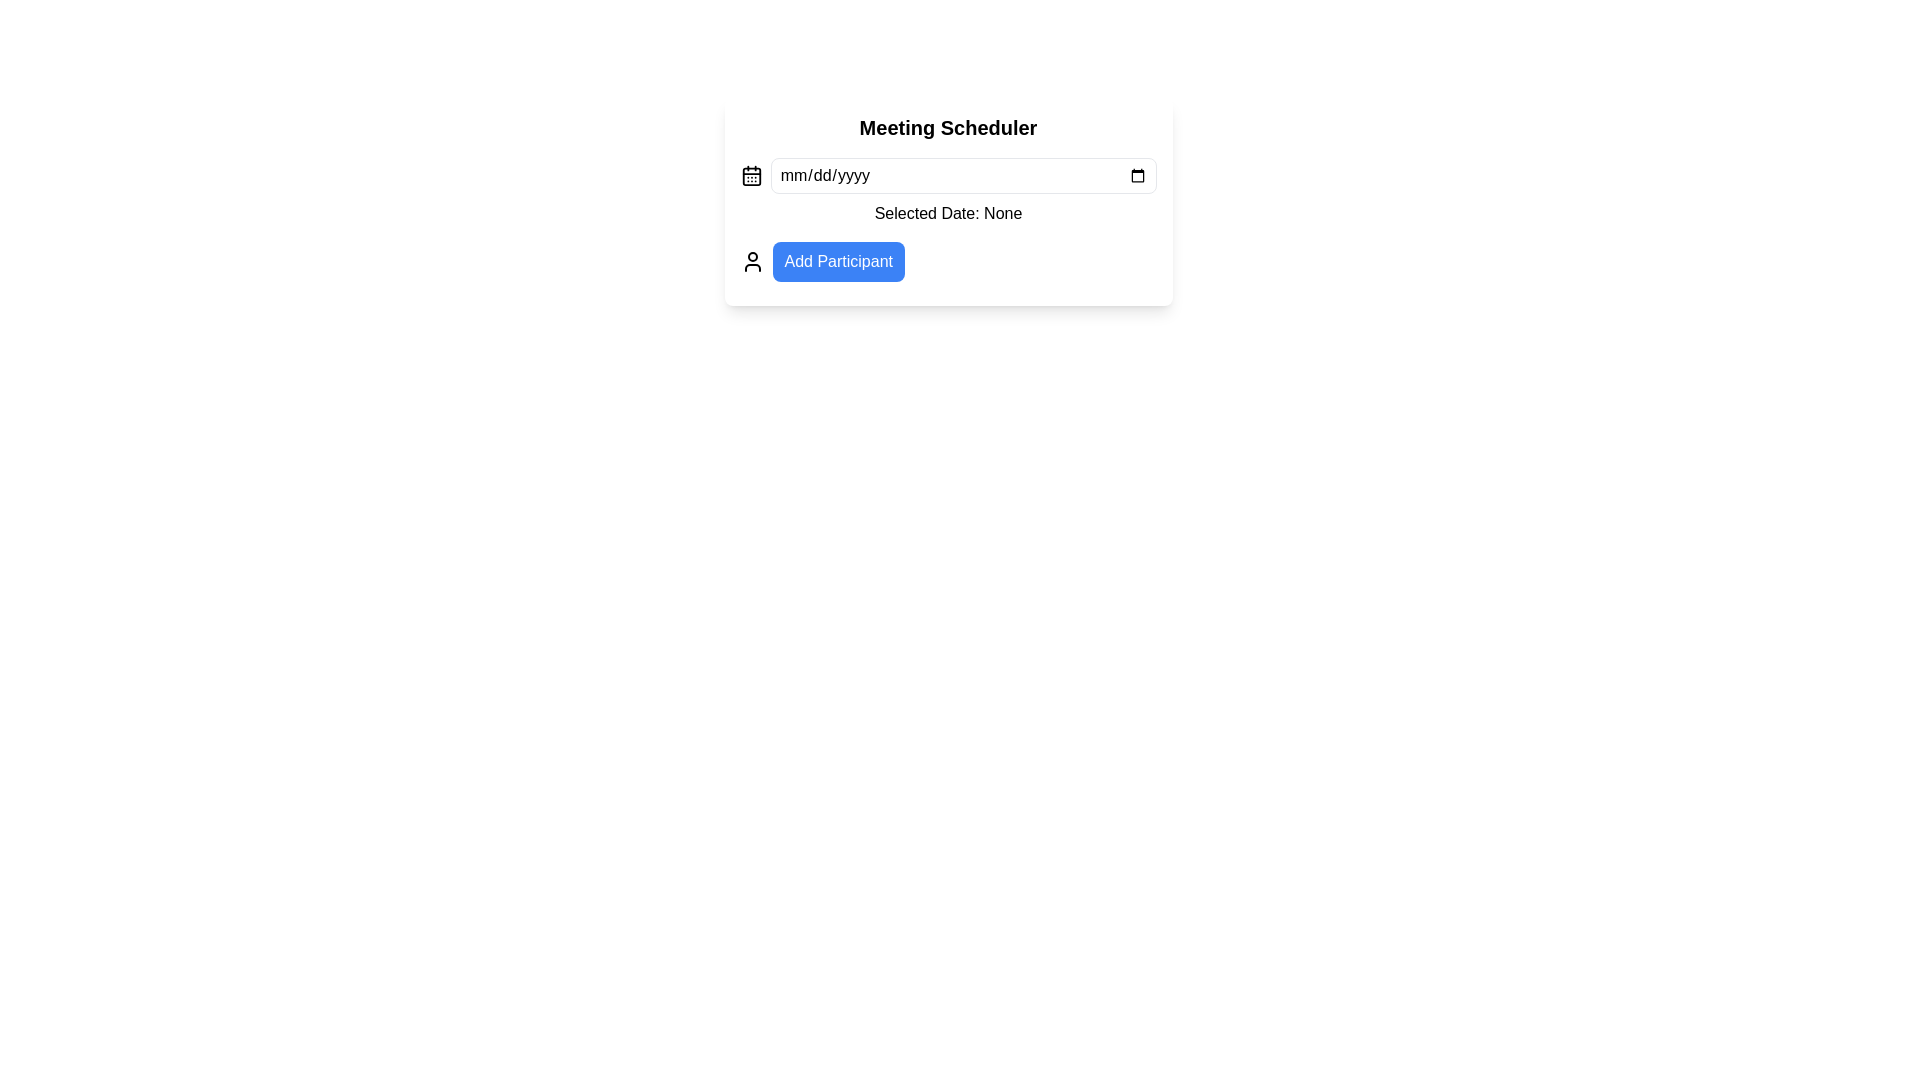 Image resolution: width=1920 pixels, height=1080 pixels. Describe the element at coordinates (963, 175) in the screenshot. I see `a date using the Date Picker Input Field, which is a rounded rectangular input box with the placeholder 'mm/dd/yyyy', positioned between two calendar icons` at that location.